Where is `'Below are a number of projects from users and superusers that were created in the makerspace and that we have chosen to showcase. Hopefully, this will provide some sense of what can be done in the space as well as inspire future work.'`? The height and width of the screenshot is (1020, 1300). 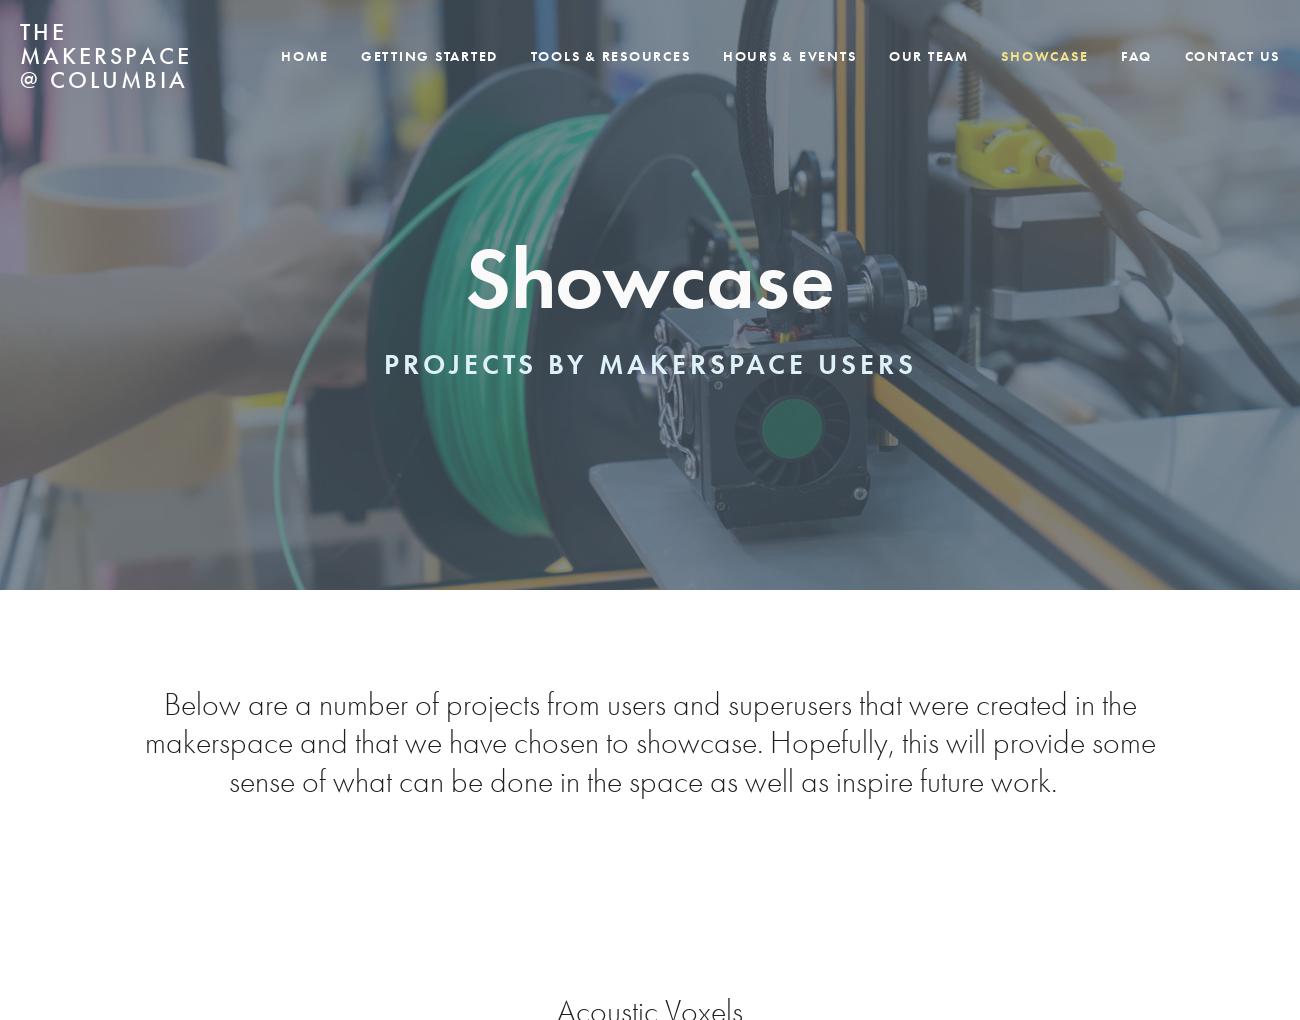
'Below are a number of projects from users and superusers that were created in the makerspace and that we have chosen to showcase. Hopefully, this will provide some sense of what can be done in the space as well as inspire future work.' is located at coordinates (649, 742).